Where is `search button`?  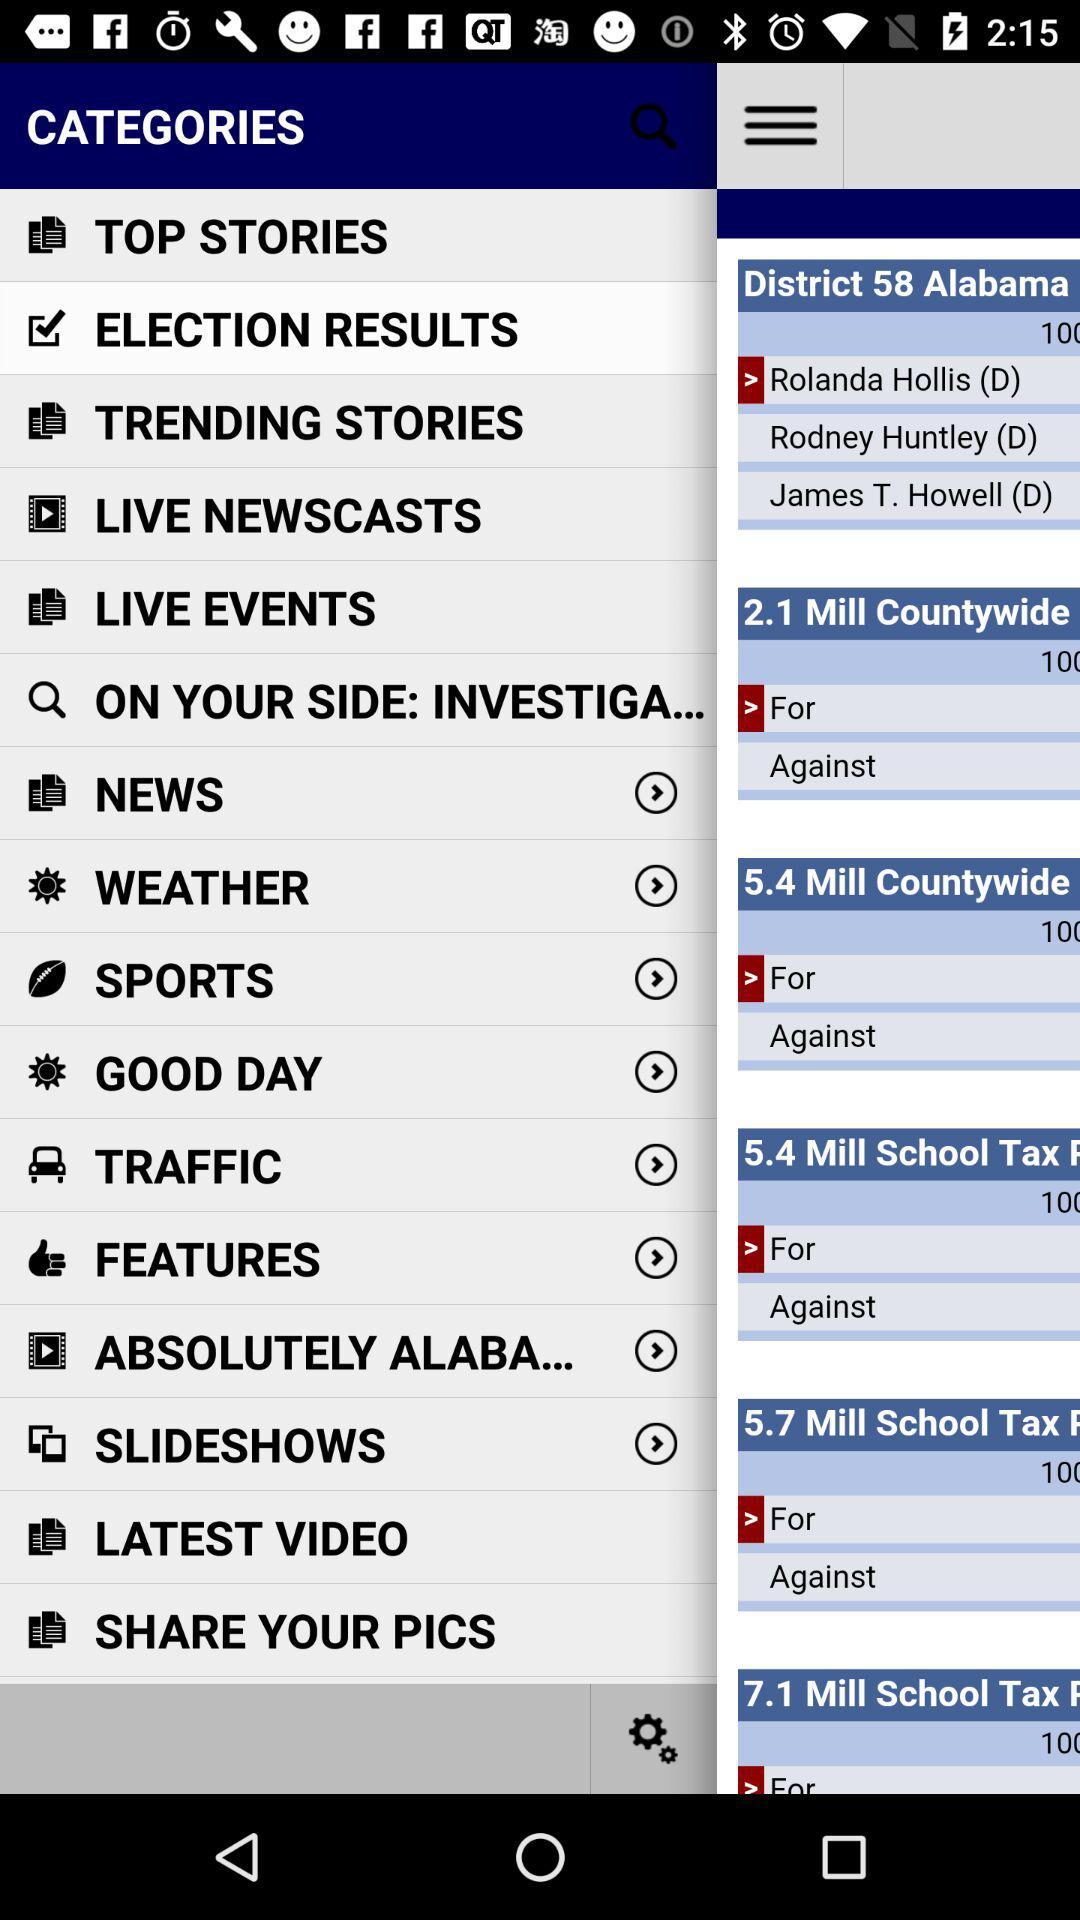 search button is located at coordinates (654, 124).